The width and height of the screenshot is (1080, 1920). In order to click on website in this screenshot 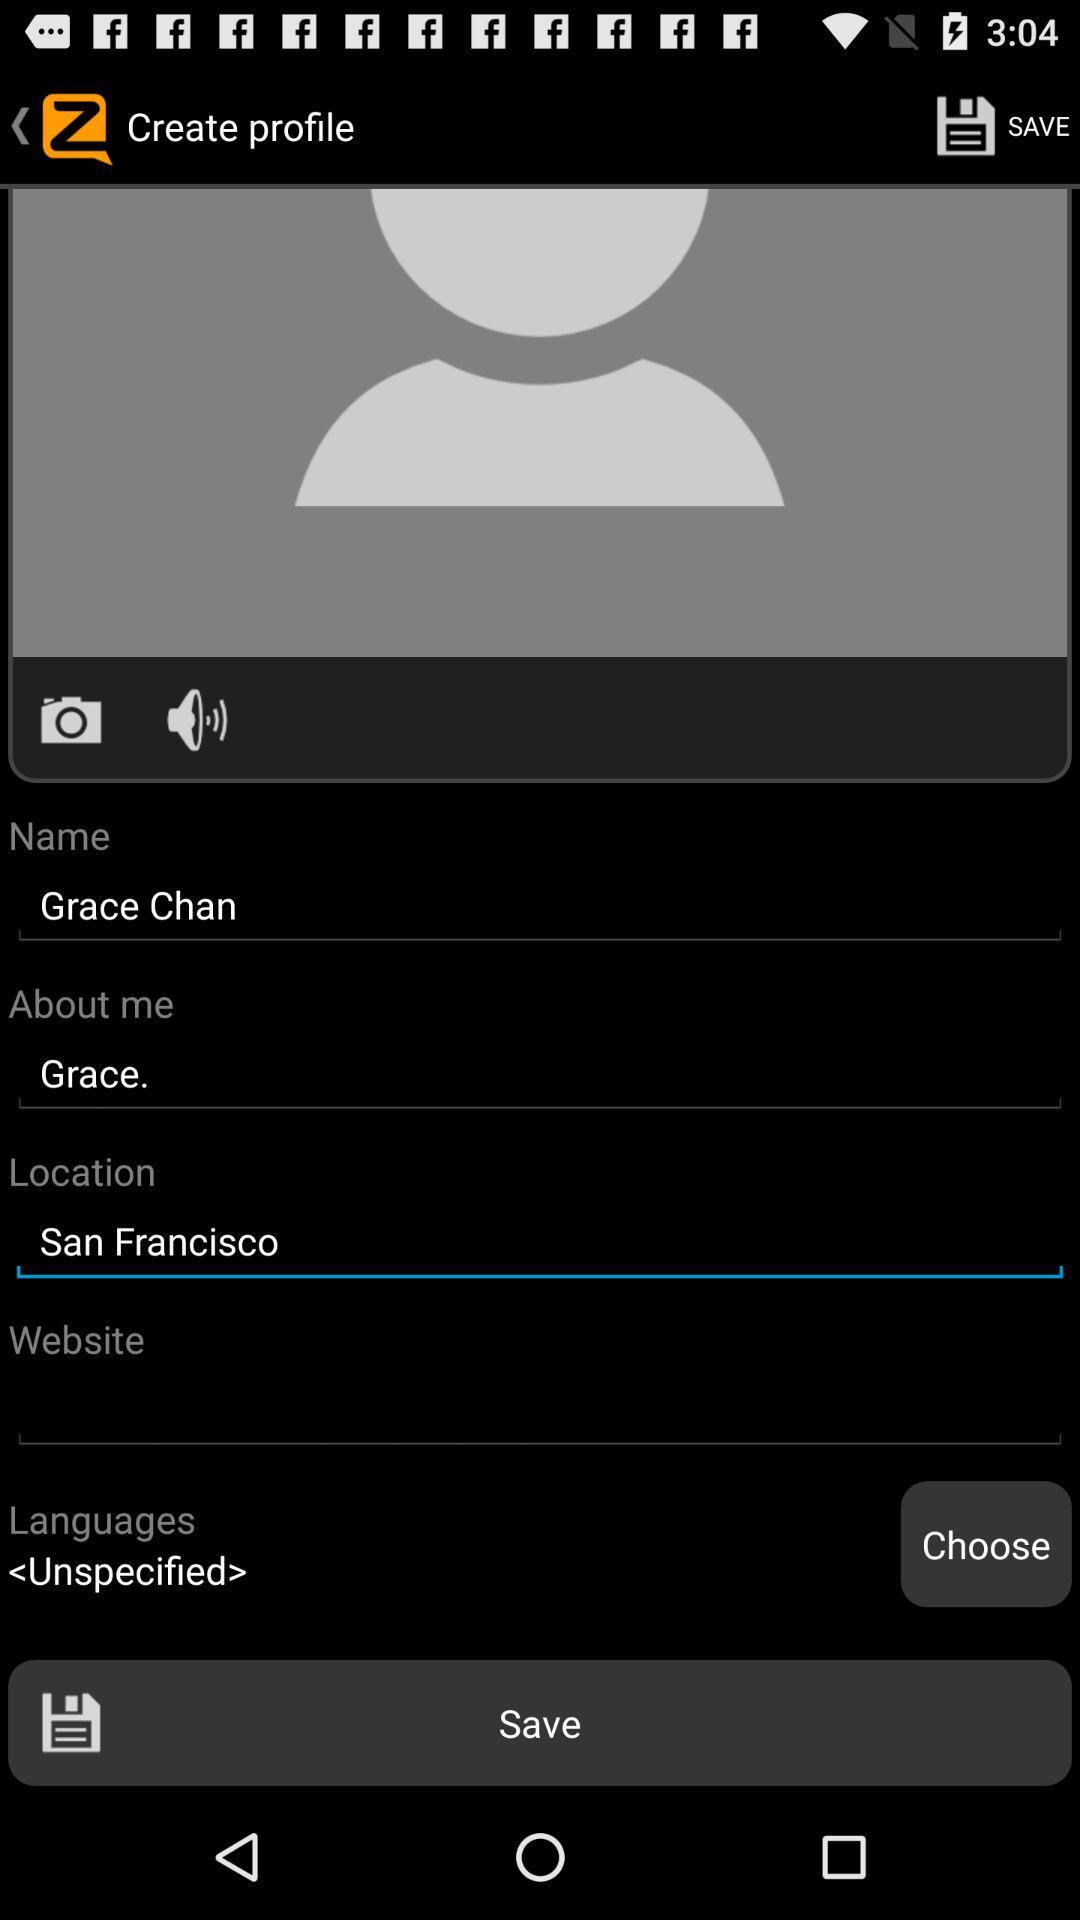, I will do `click(540, 1408)`.